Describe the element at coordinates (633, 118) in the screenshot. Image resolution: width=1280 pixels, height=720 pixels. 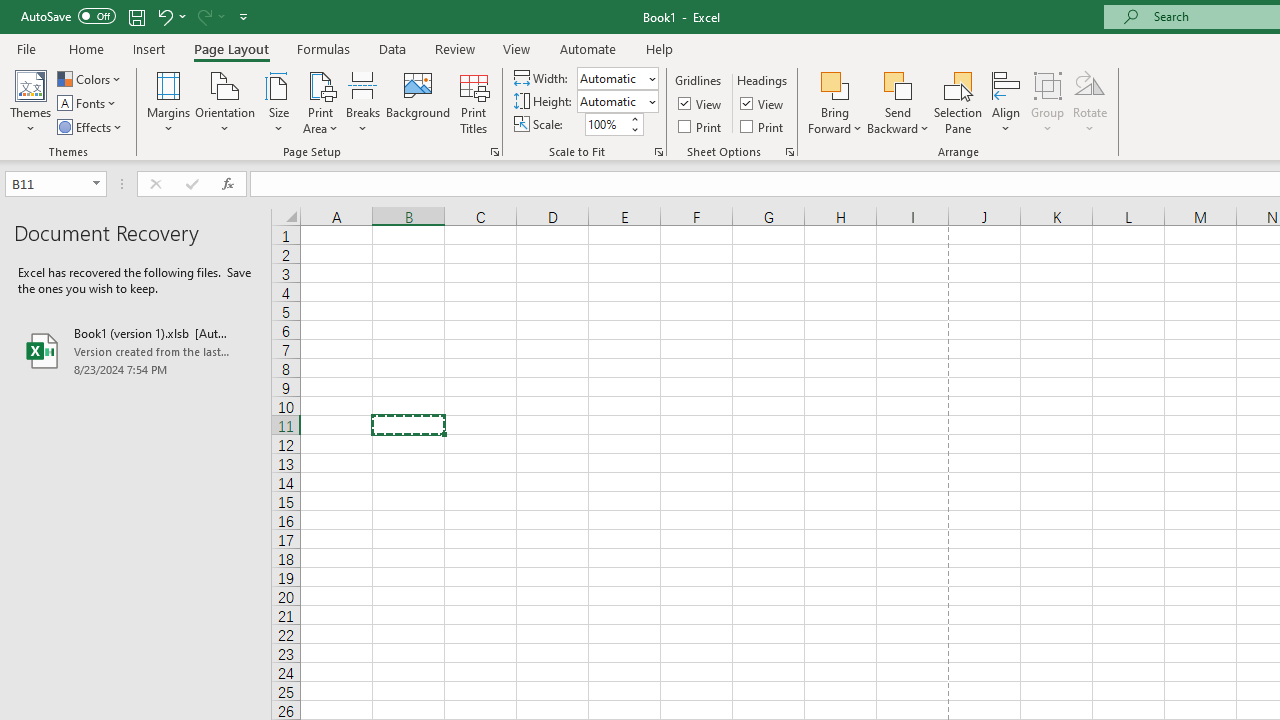
I see `'More'` at that location.